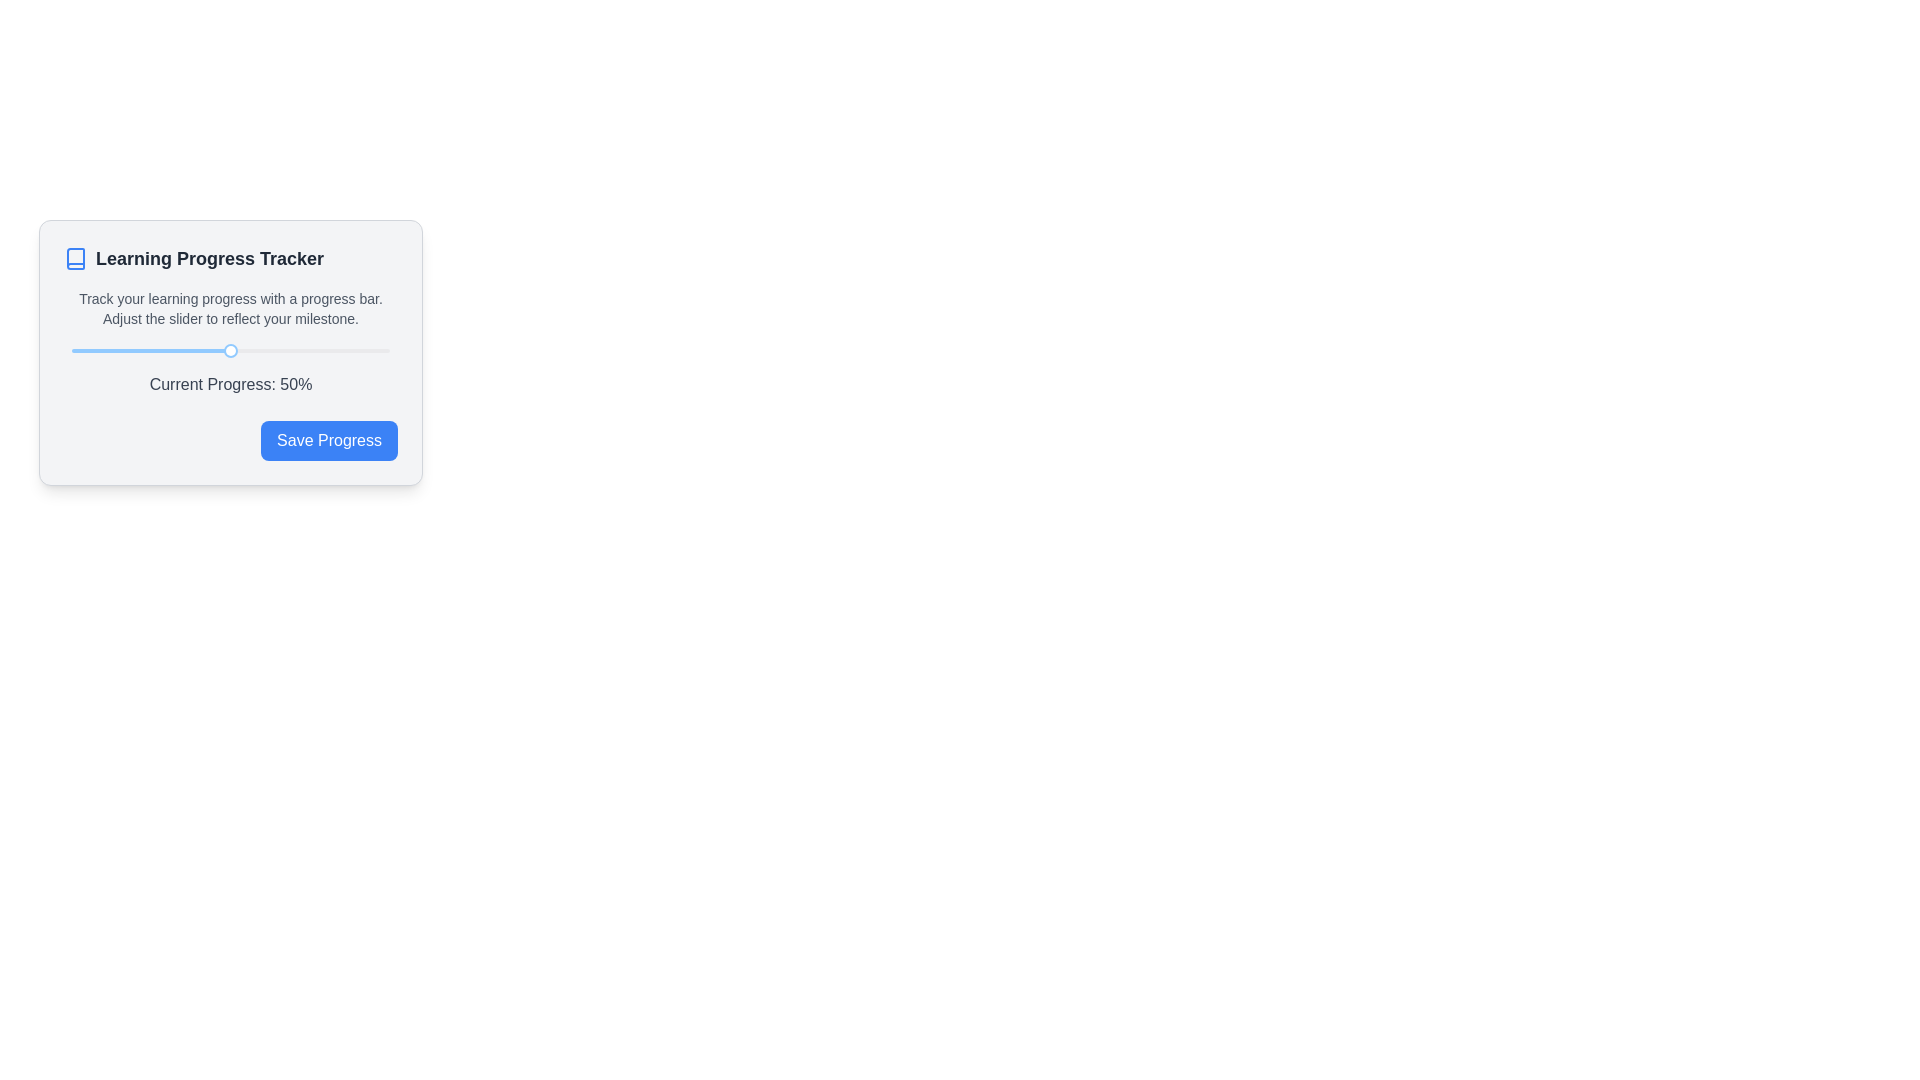 This screenshot has height=1080, width=1920. Describe the element at coordinates (167, 350) in the screenshot. I see `the slider value` at that location.